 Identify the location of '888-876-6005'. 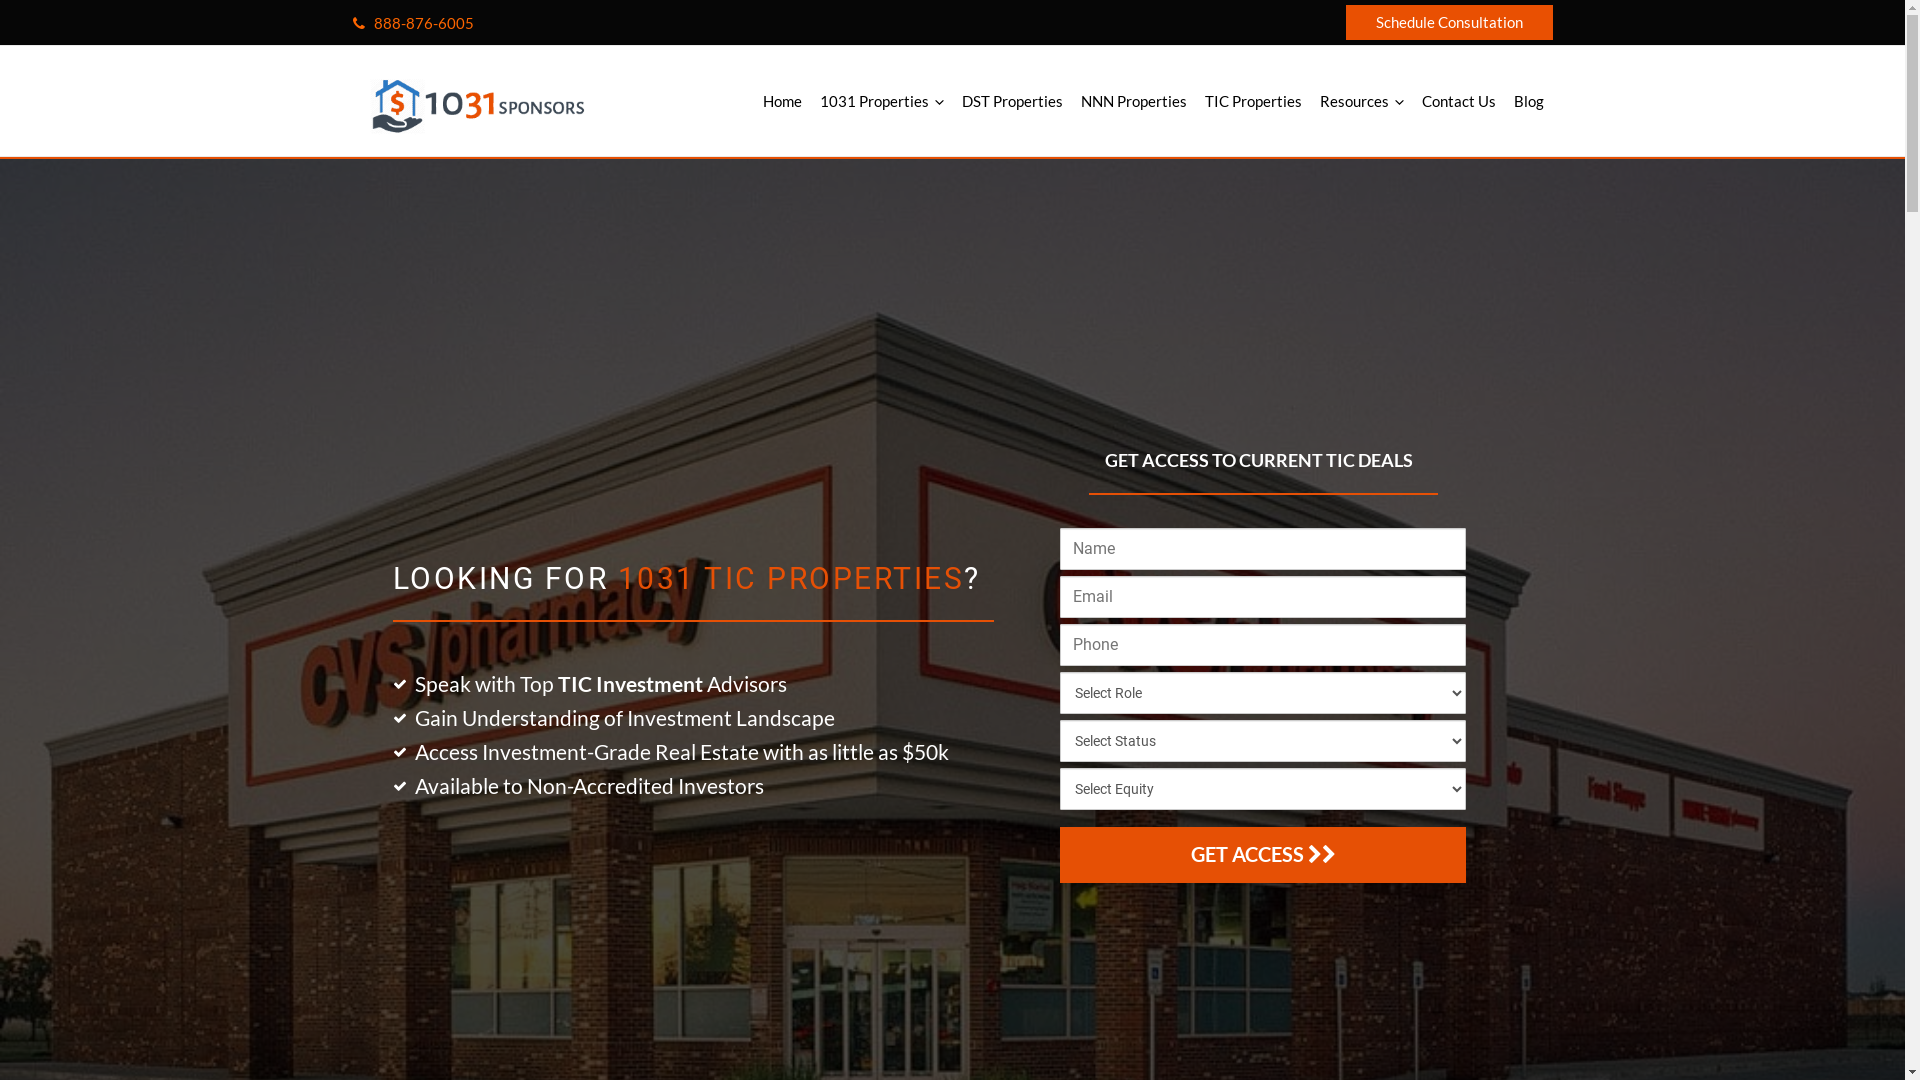
(411, 23).